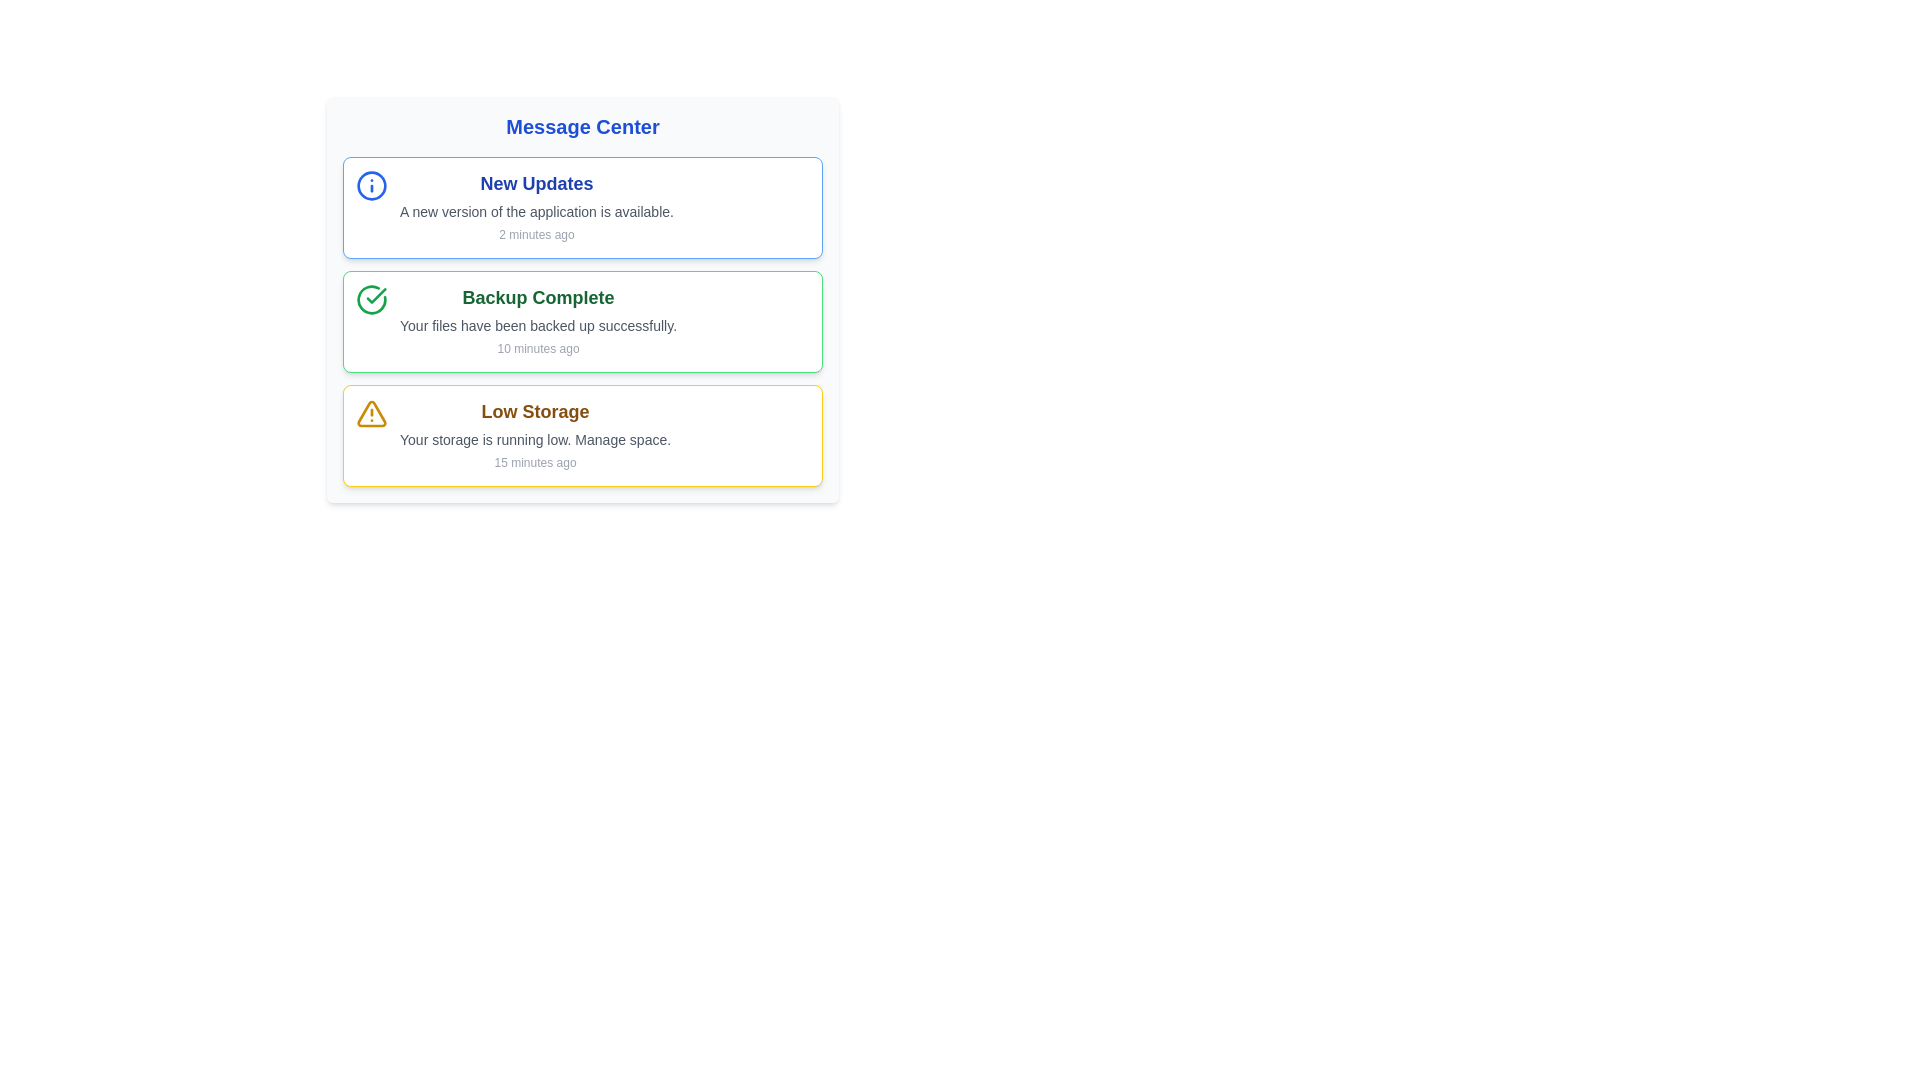 This screenshot has width=1920, height=1080. I want to click on the second informational label in the 'Message Center' that indicates successful completion of a backup operation, so click(538, 320).